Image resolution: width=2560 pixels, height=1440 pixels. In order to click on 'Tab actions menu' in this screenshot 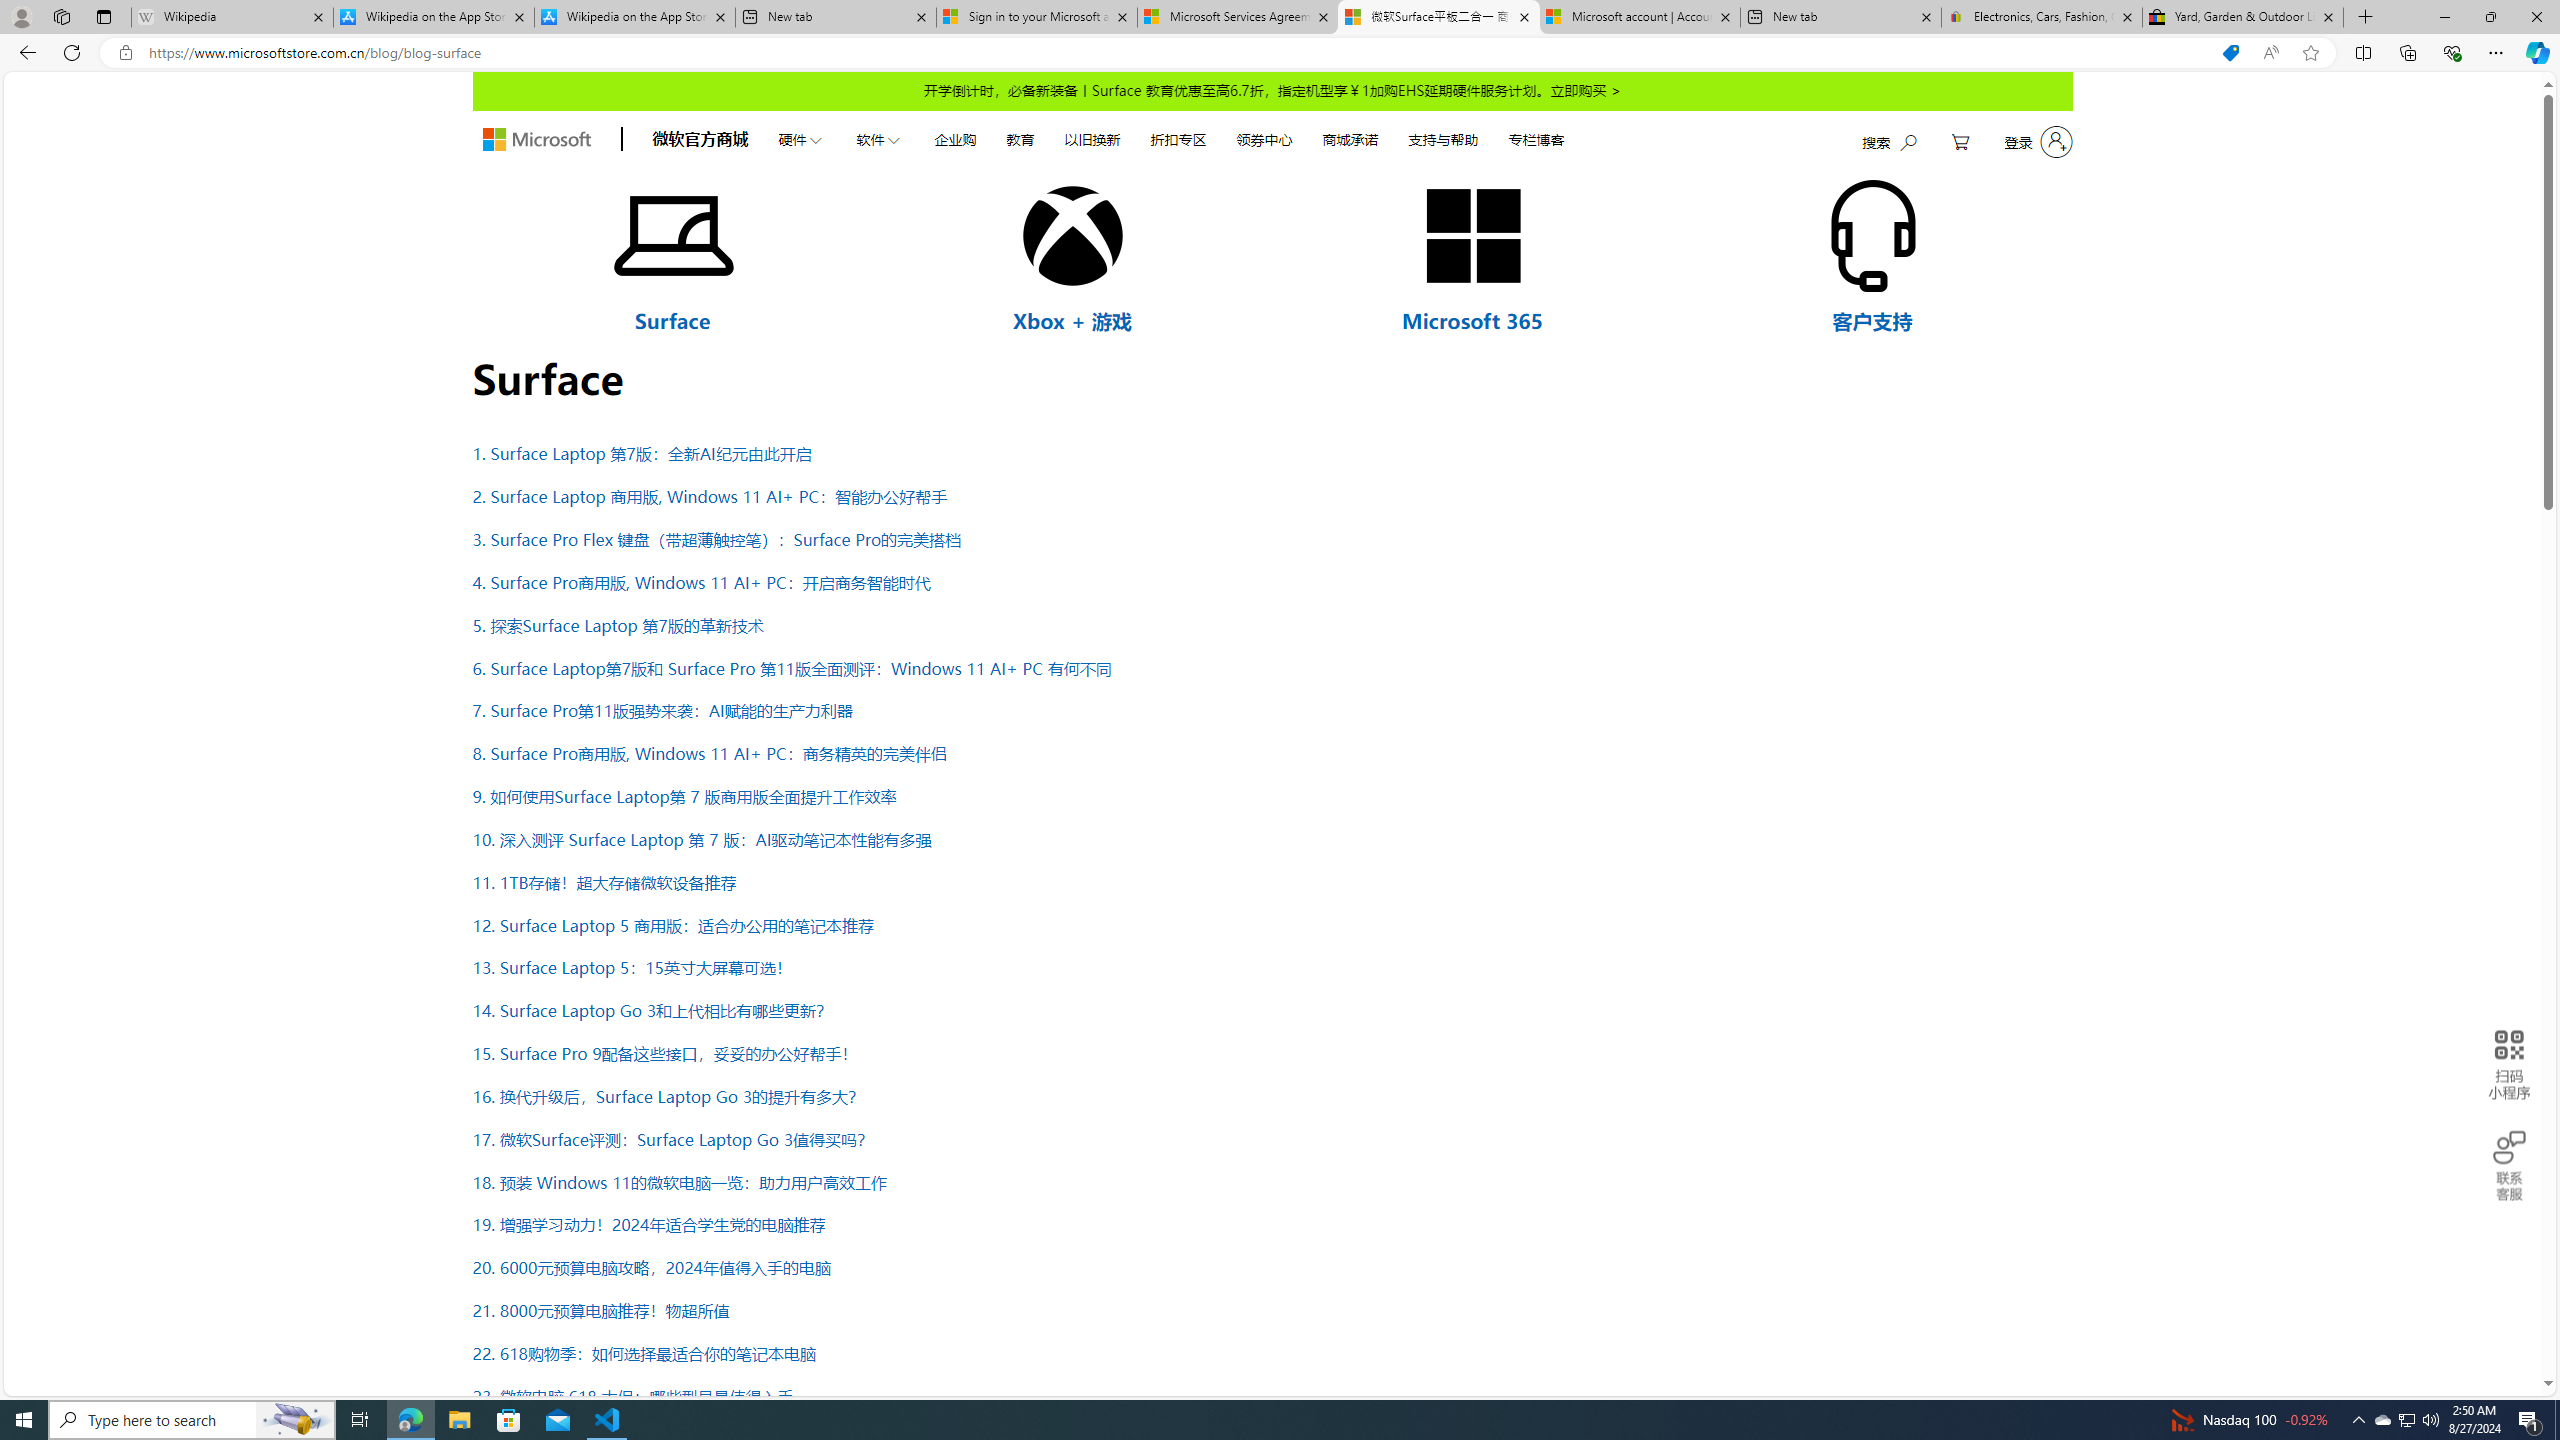, I will do `click(102, 16)`.